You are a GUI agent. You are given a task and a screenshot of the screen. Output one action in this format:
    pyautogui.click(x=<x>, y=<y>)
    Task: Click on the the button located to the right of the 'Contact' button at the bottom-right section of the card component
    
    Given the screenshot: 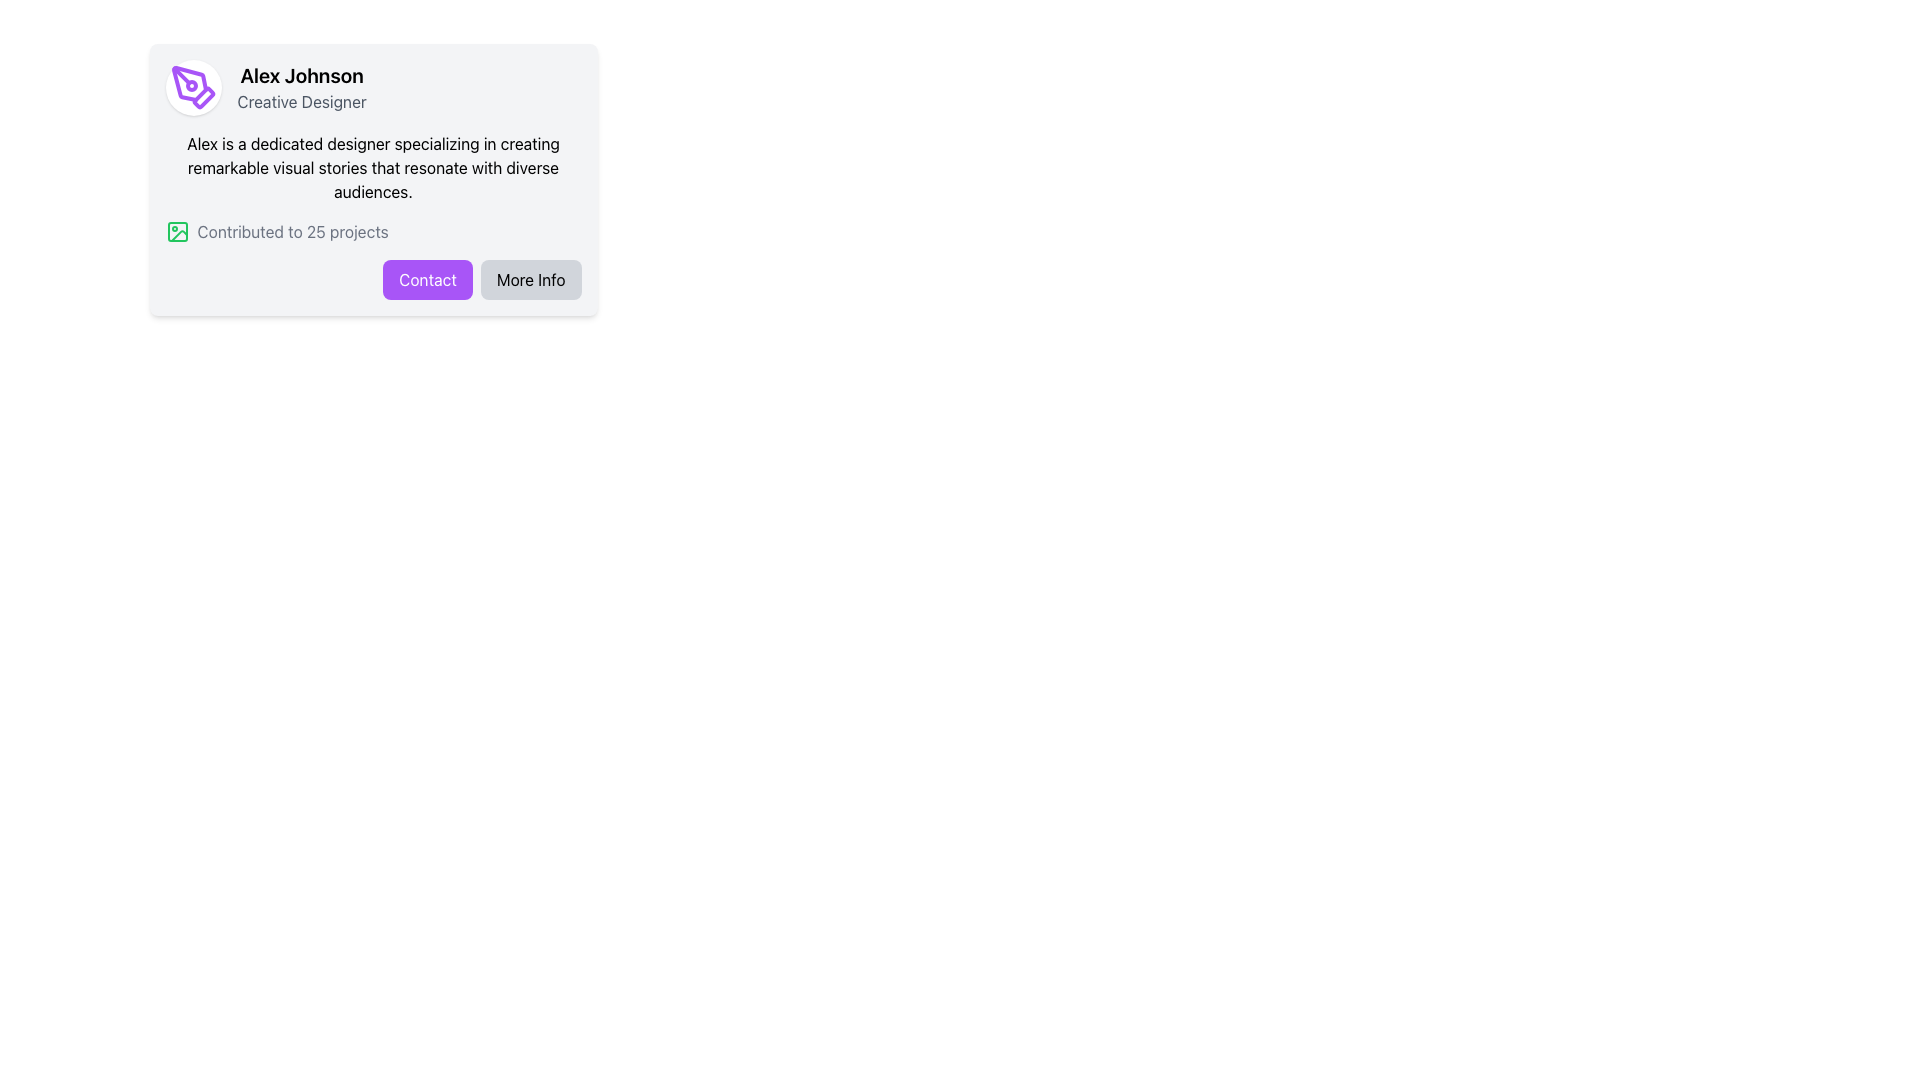 What is the action you would take?
    pyautogui.click(x=531, y=280)
    